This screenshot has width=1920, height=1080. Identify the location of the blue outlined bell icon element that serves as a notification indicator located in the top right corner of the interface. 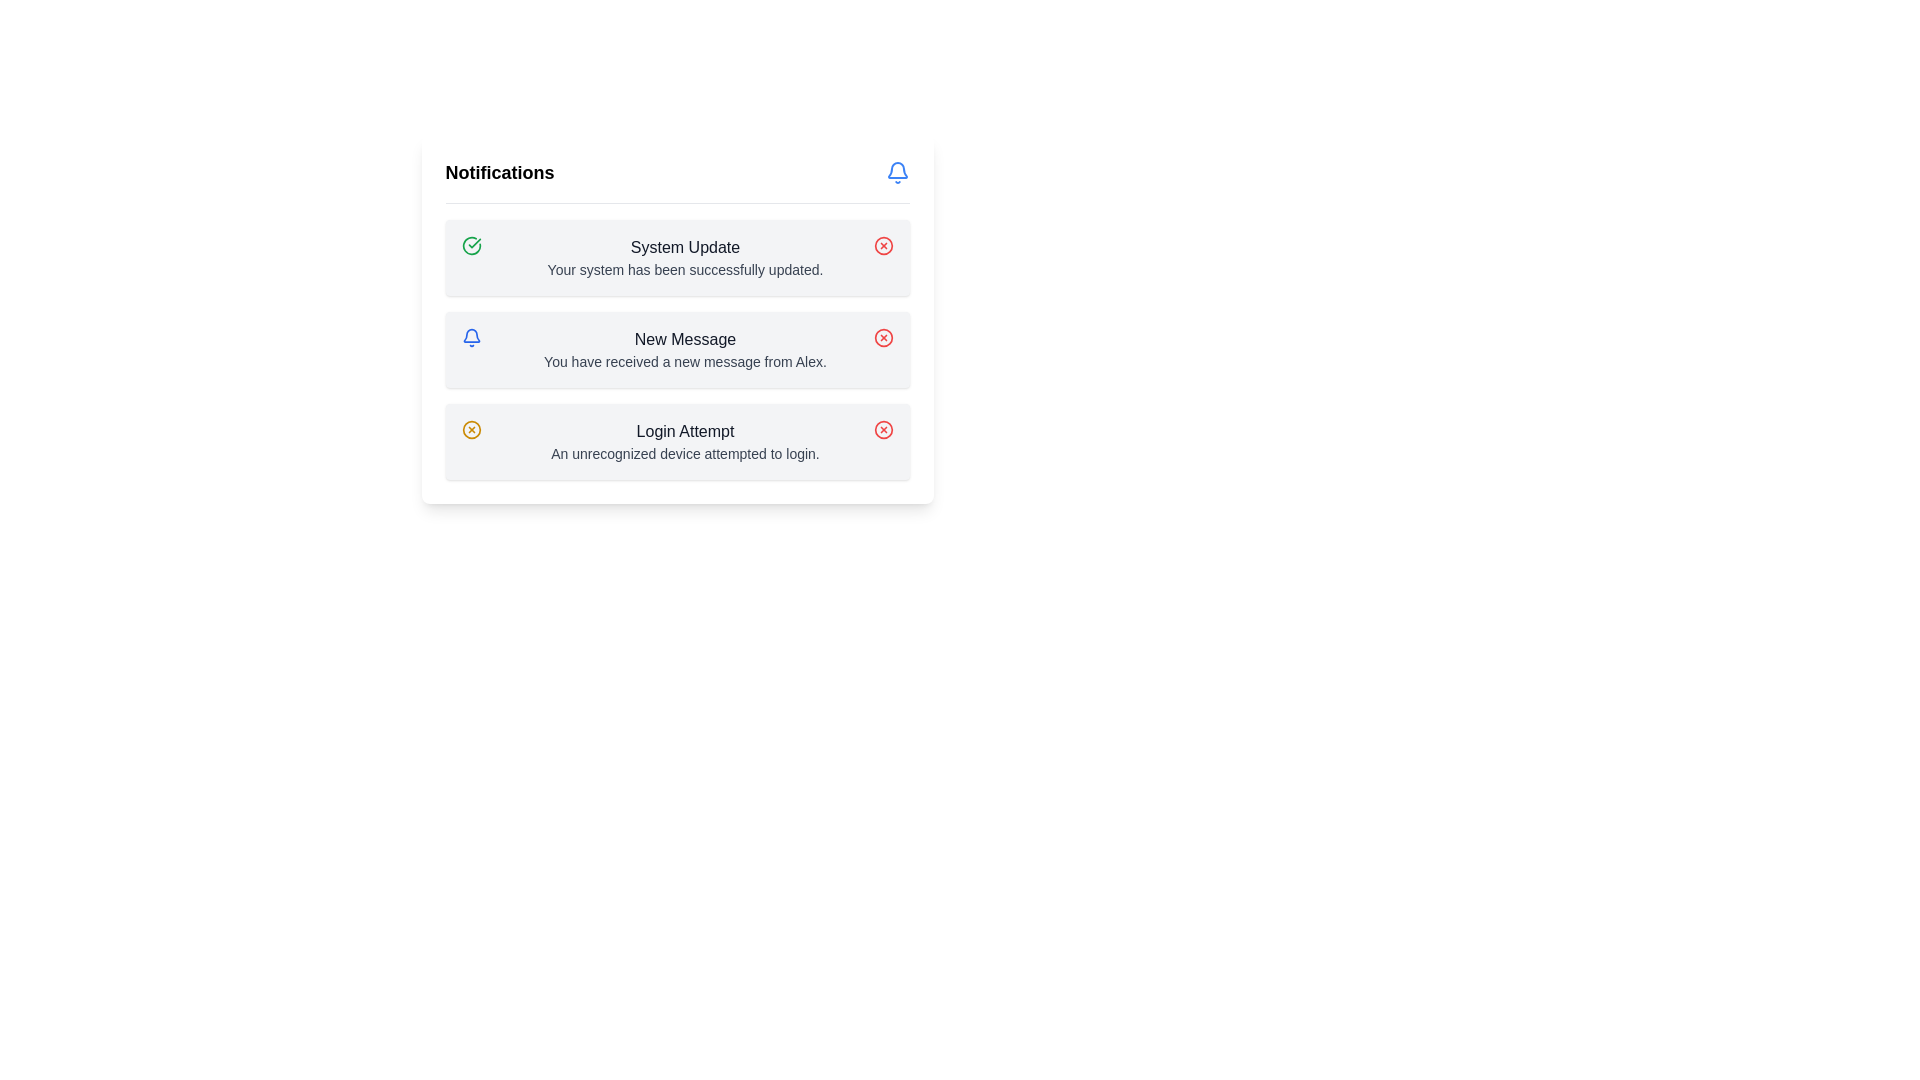
(470, 334).